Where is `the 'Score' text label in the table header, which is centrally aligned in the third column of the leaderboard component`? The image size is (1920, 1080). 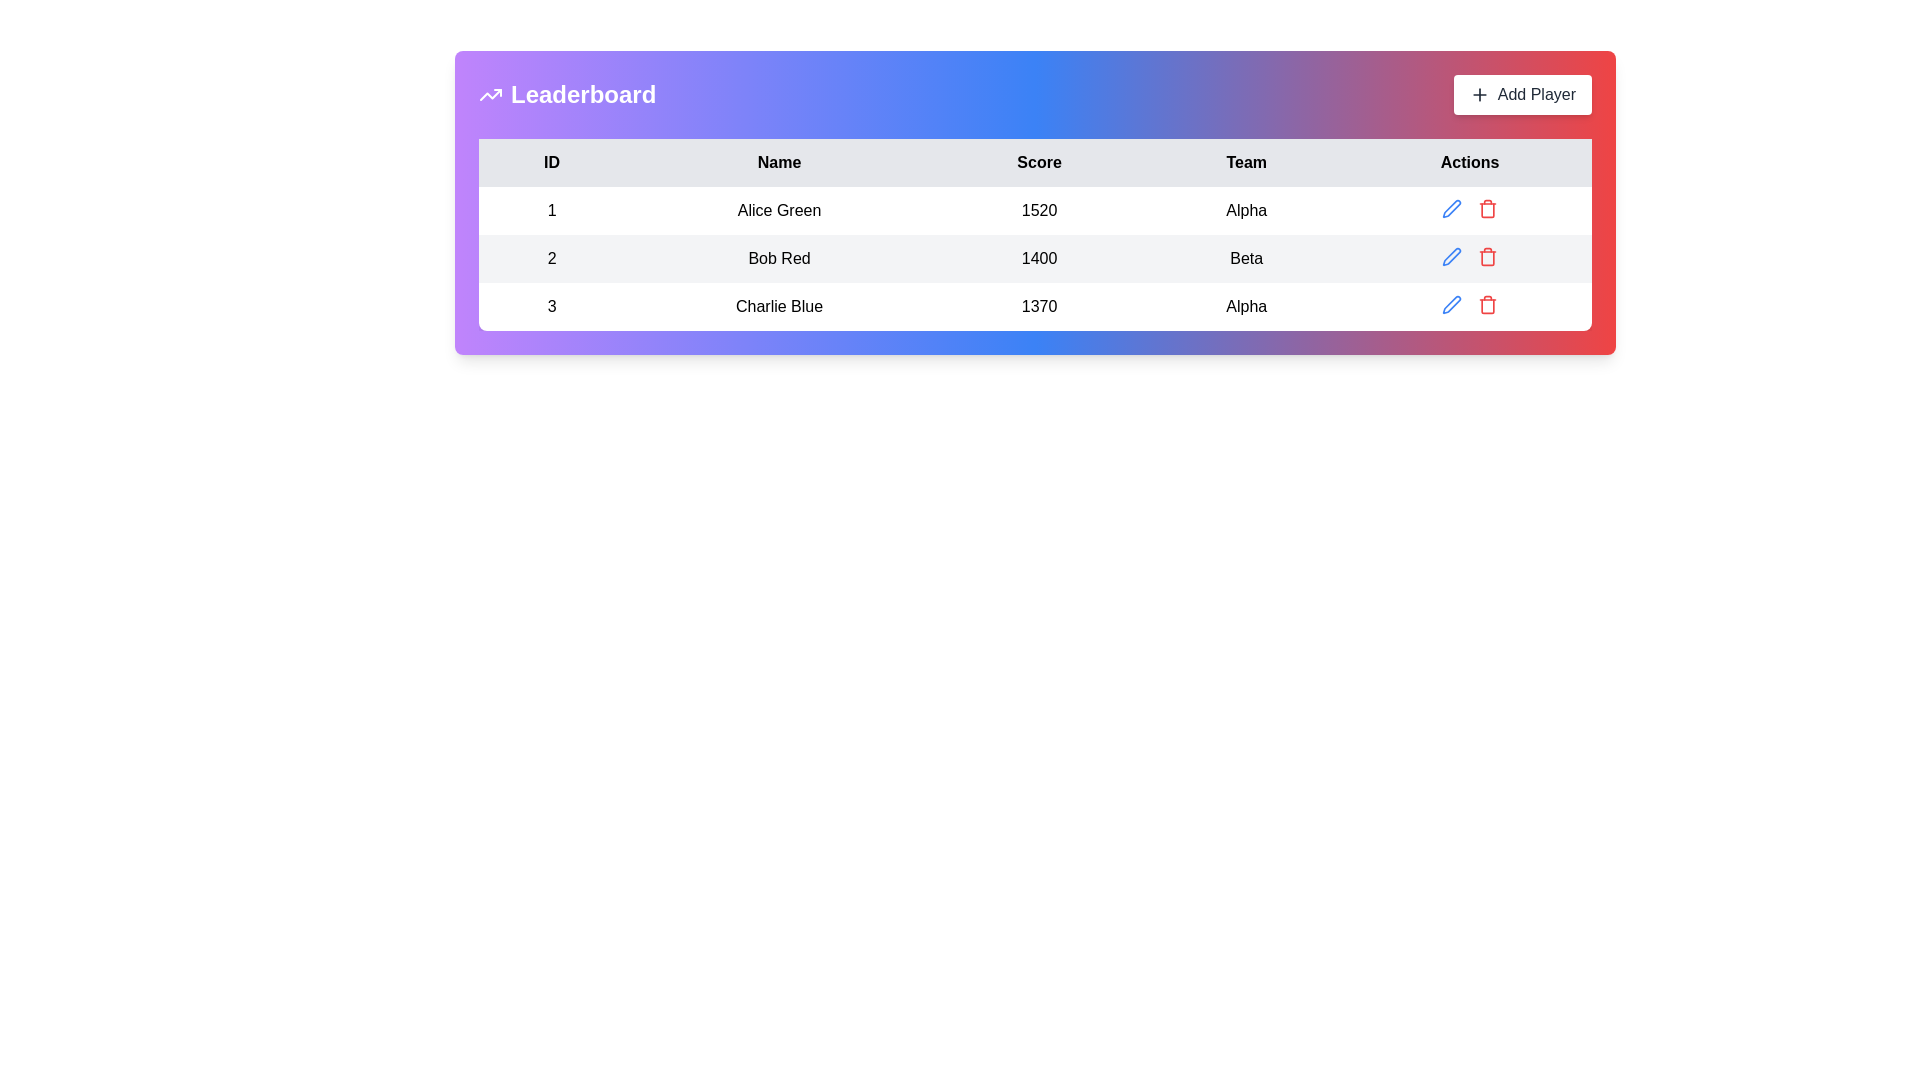
the 'Score' text label in the table header, which is centrally aligned in the third column of the leaderboard component is located at coordinates (1035, 161).